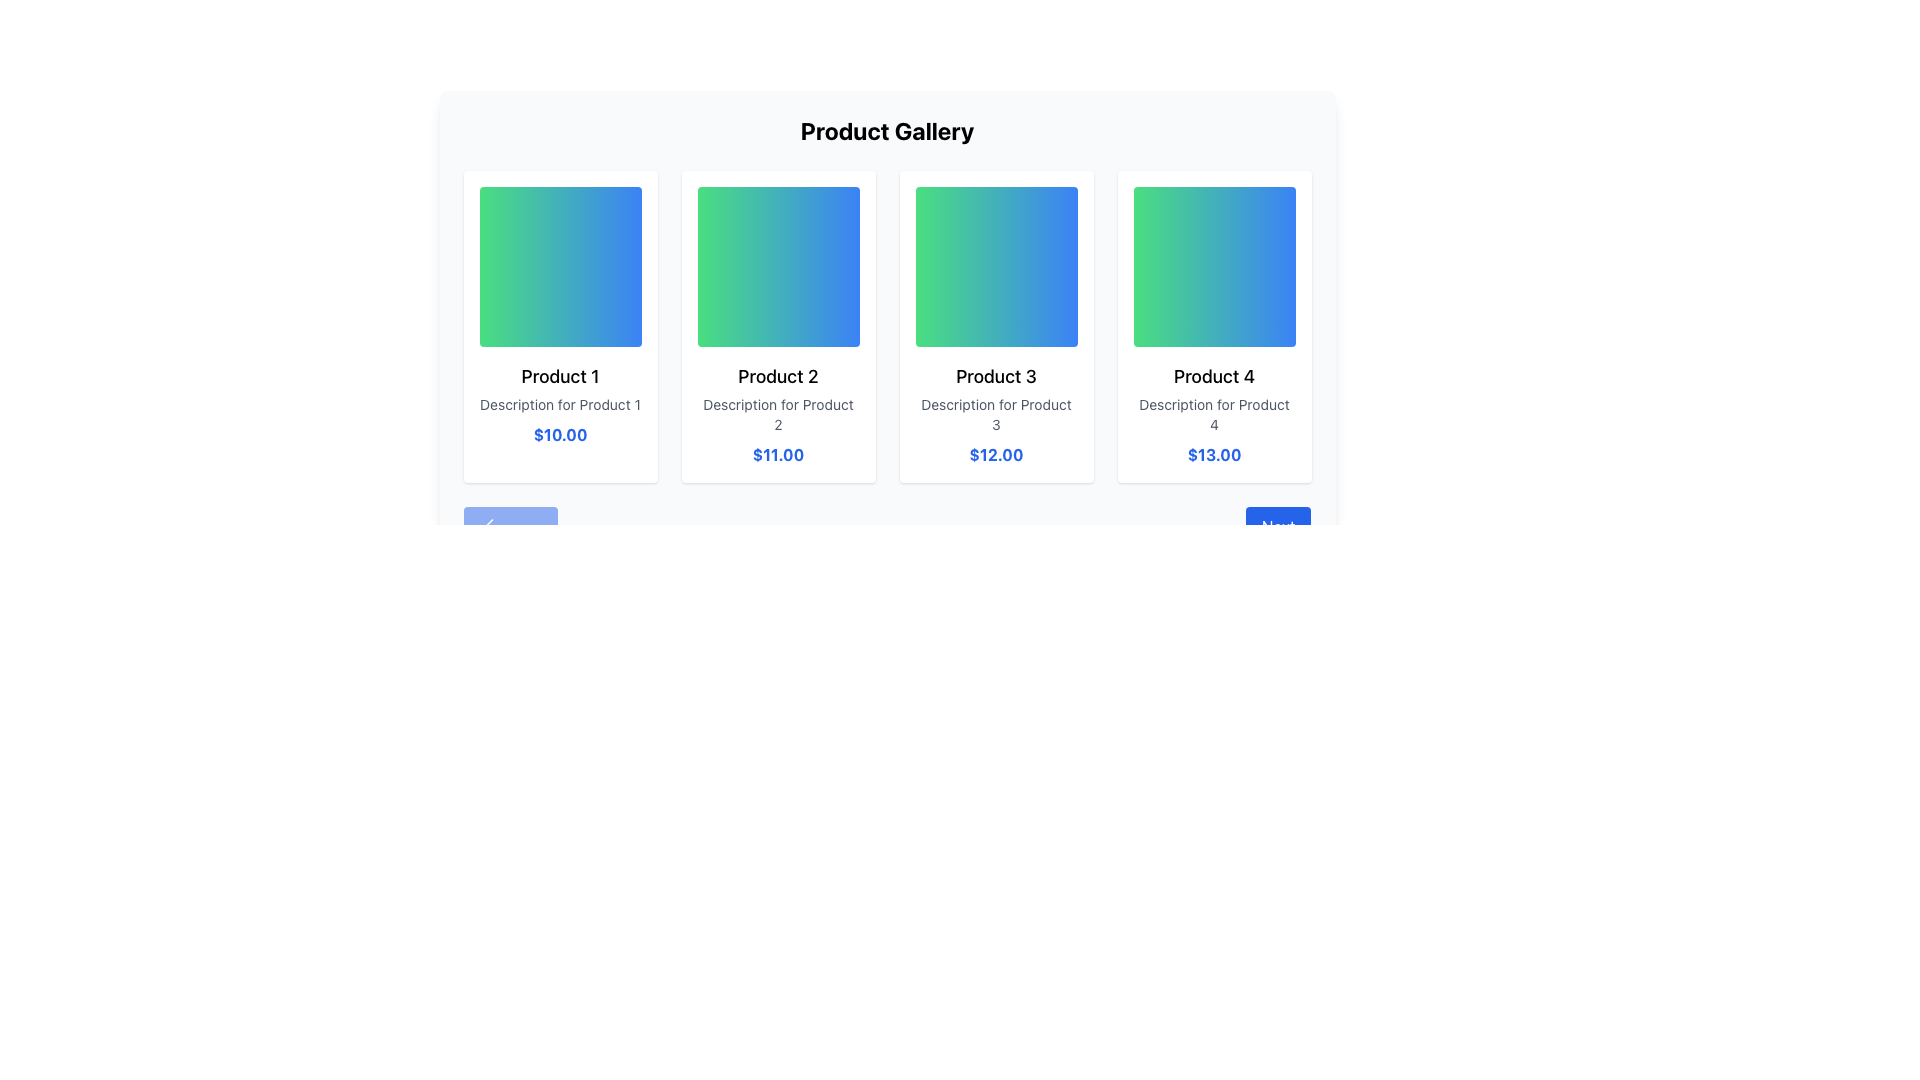  Describe the element at coordinates (777, 377) in the screenshot. I see `displayed text of the 'Product 2' label, which is prominently shown in bold text within the product gallery card` at that location.